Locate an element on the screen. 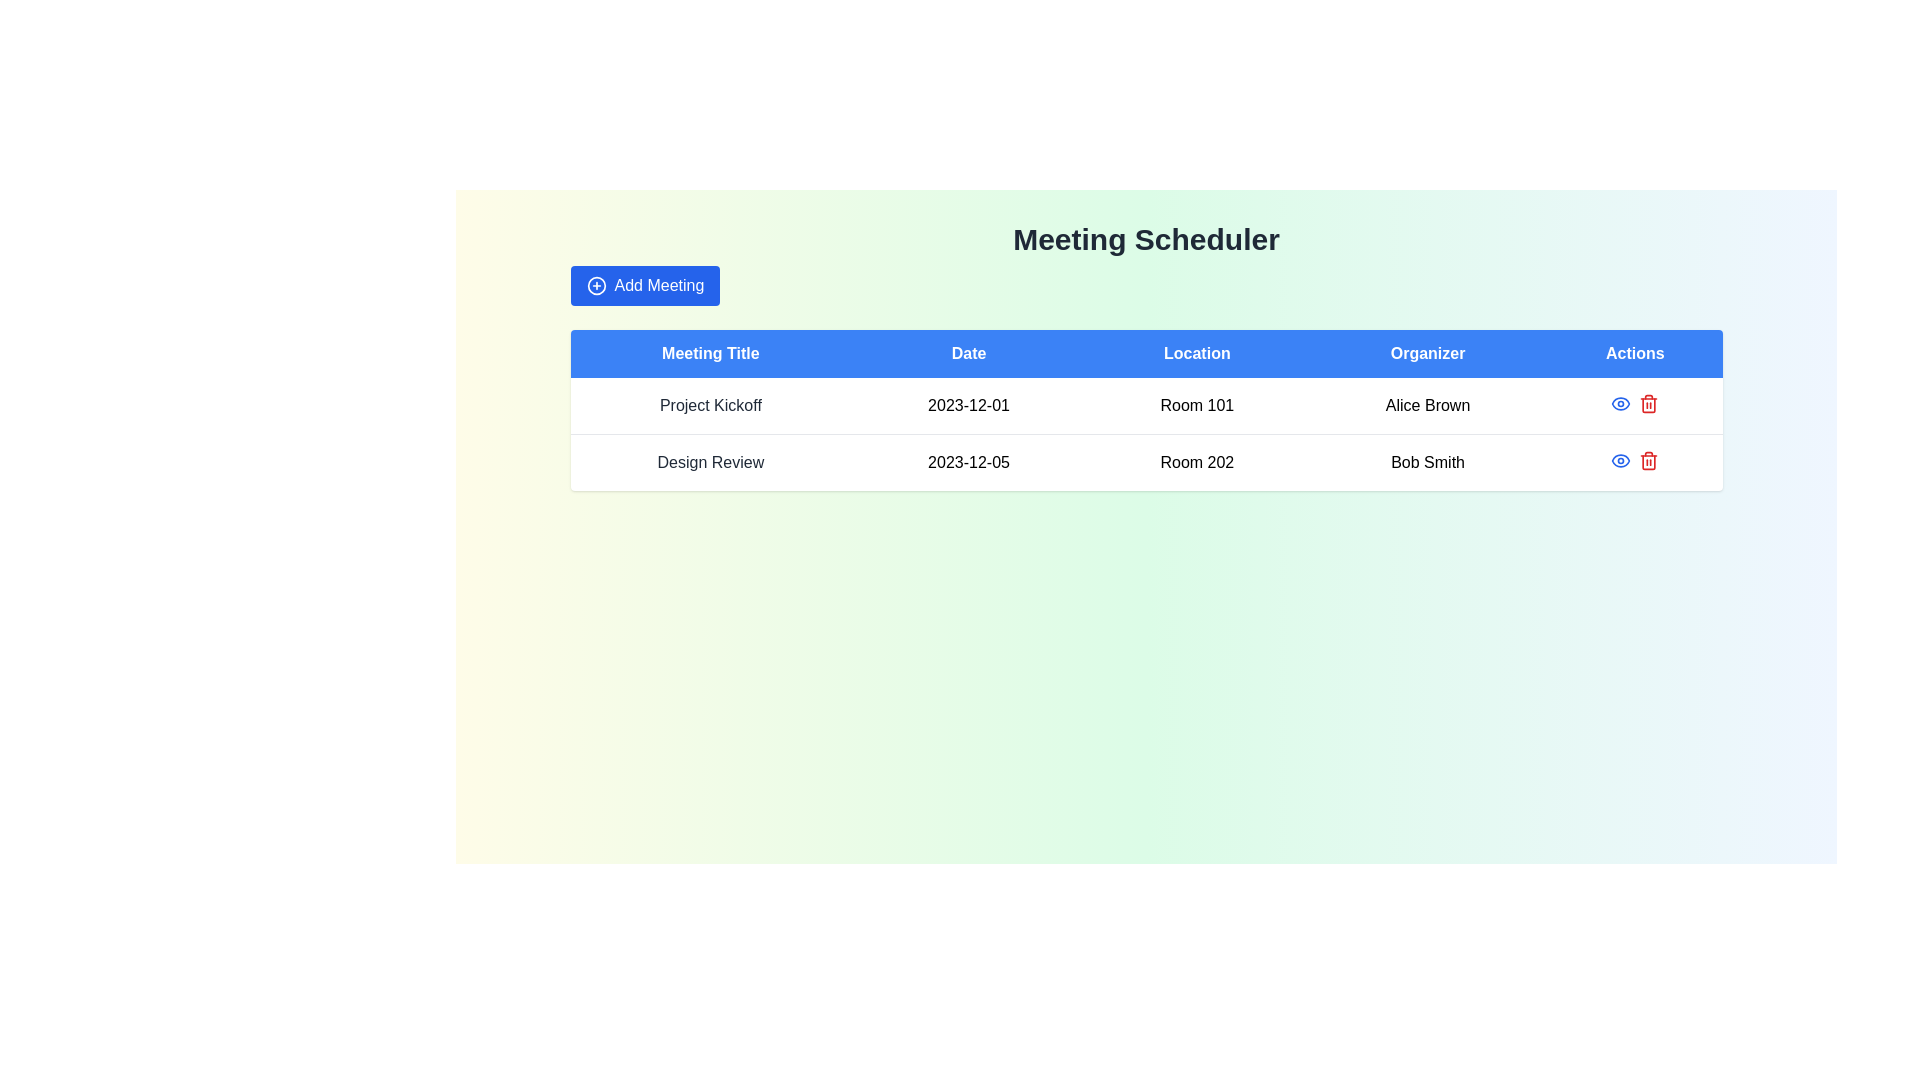 The width and height of the screenshot is (1920, 1080). the action buttons group in the 'Actions' column of the 'Project Kickoff' row is located at coordinates (1635, 404).